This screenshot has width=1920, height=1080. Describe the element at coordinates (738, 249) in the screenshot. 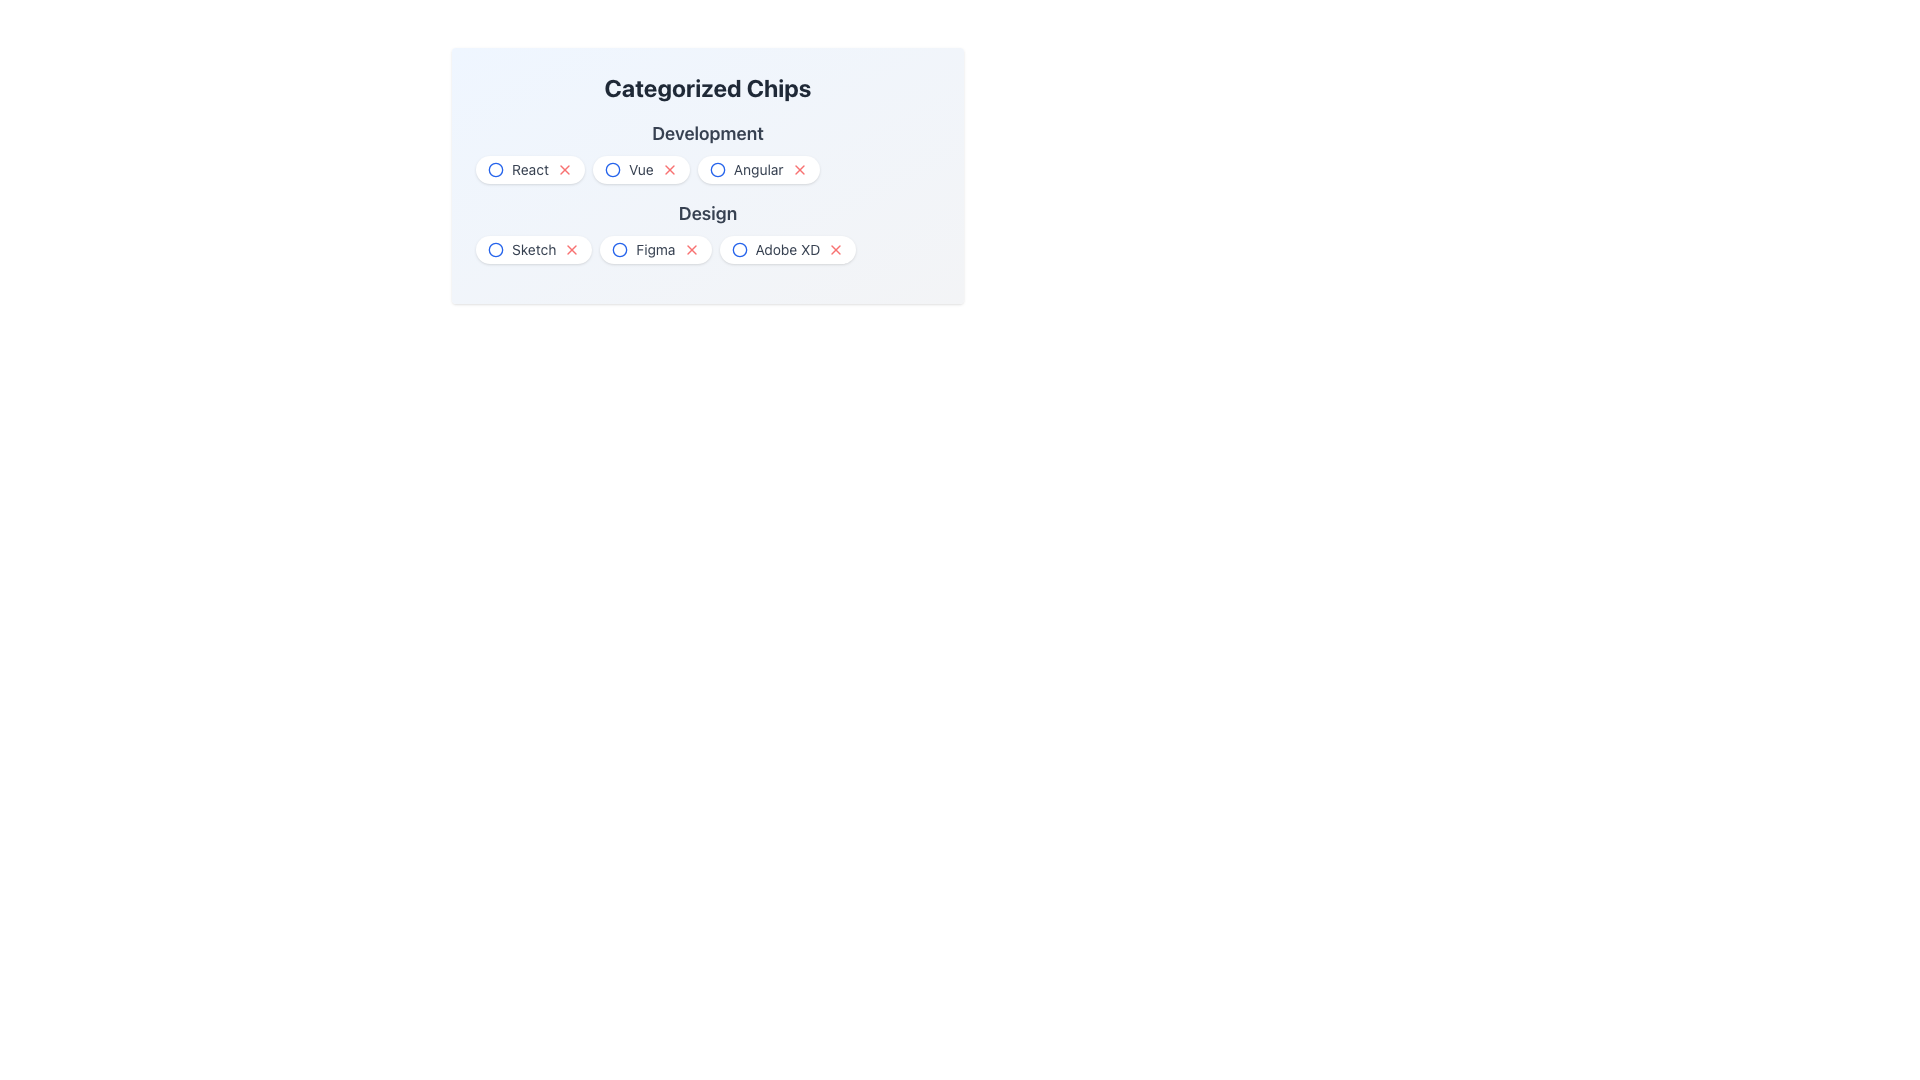

I see `the blue circular SVG icon with a thin outline located within the 'Adobe XD' chip in the 'Design' section, positioned to the left of the text label` at that location.